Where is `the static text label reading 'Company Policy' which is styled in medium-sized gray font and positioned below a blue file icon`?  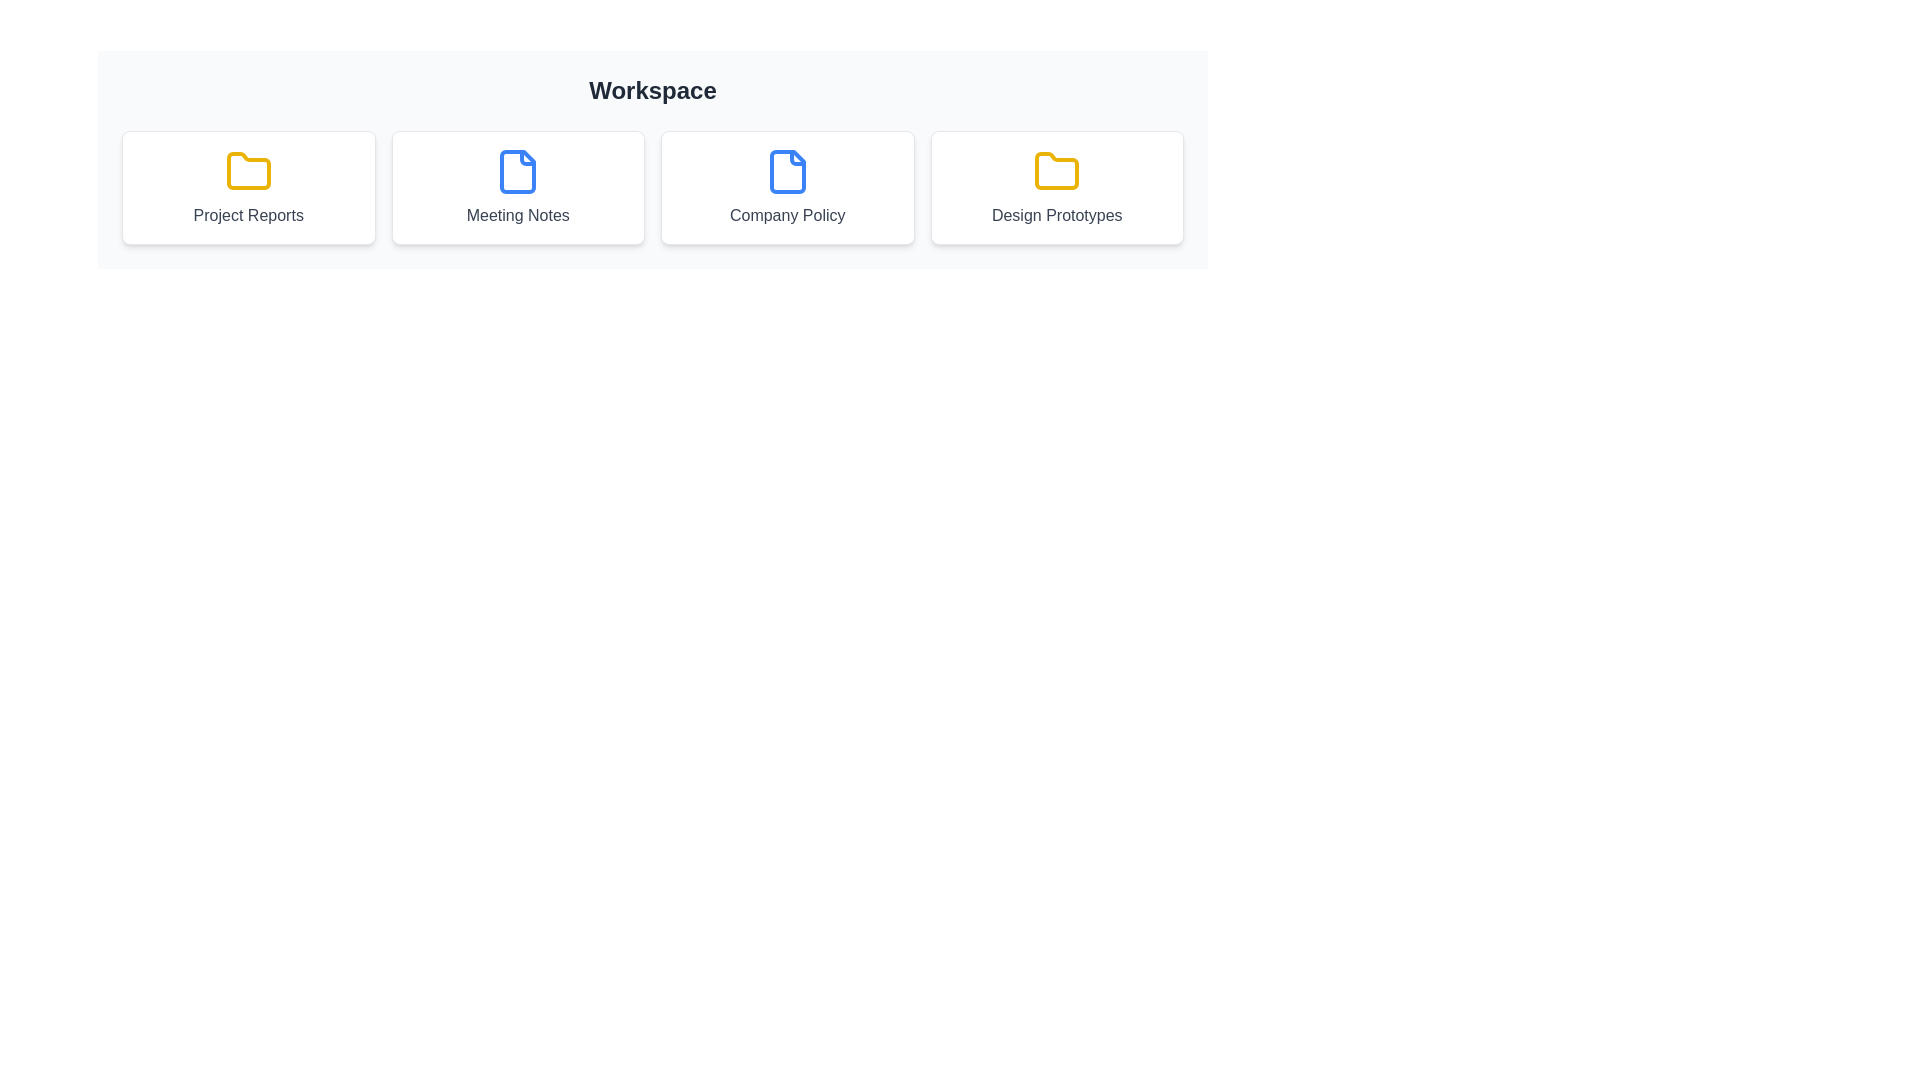
the static text label reading 'Company Policy' which is styled in medium-sized gray font and positioned below a blue file icon is located at coordinates (786, 216).